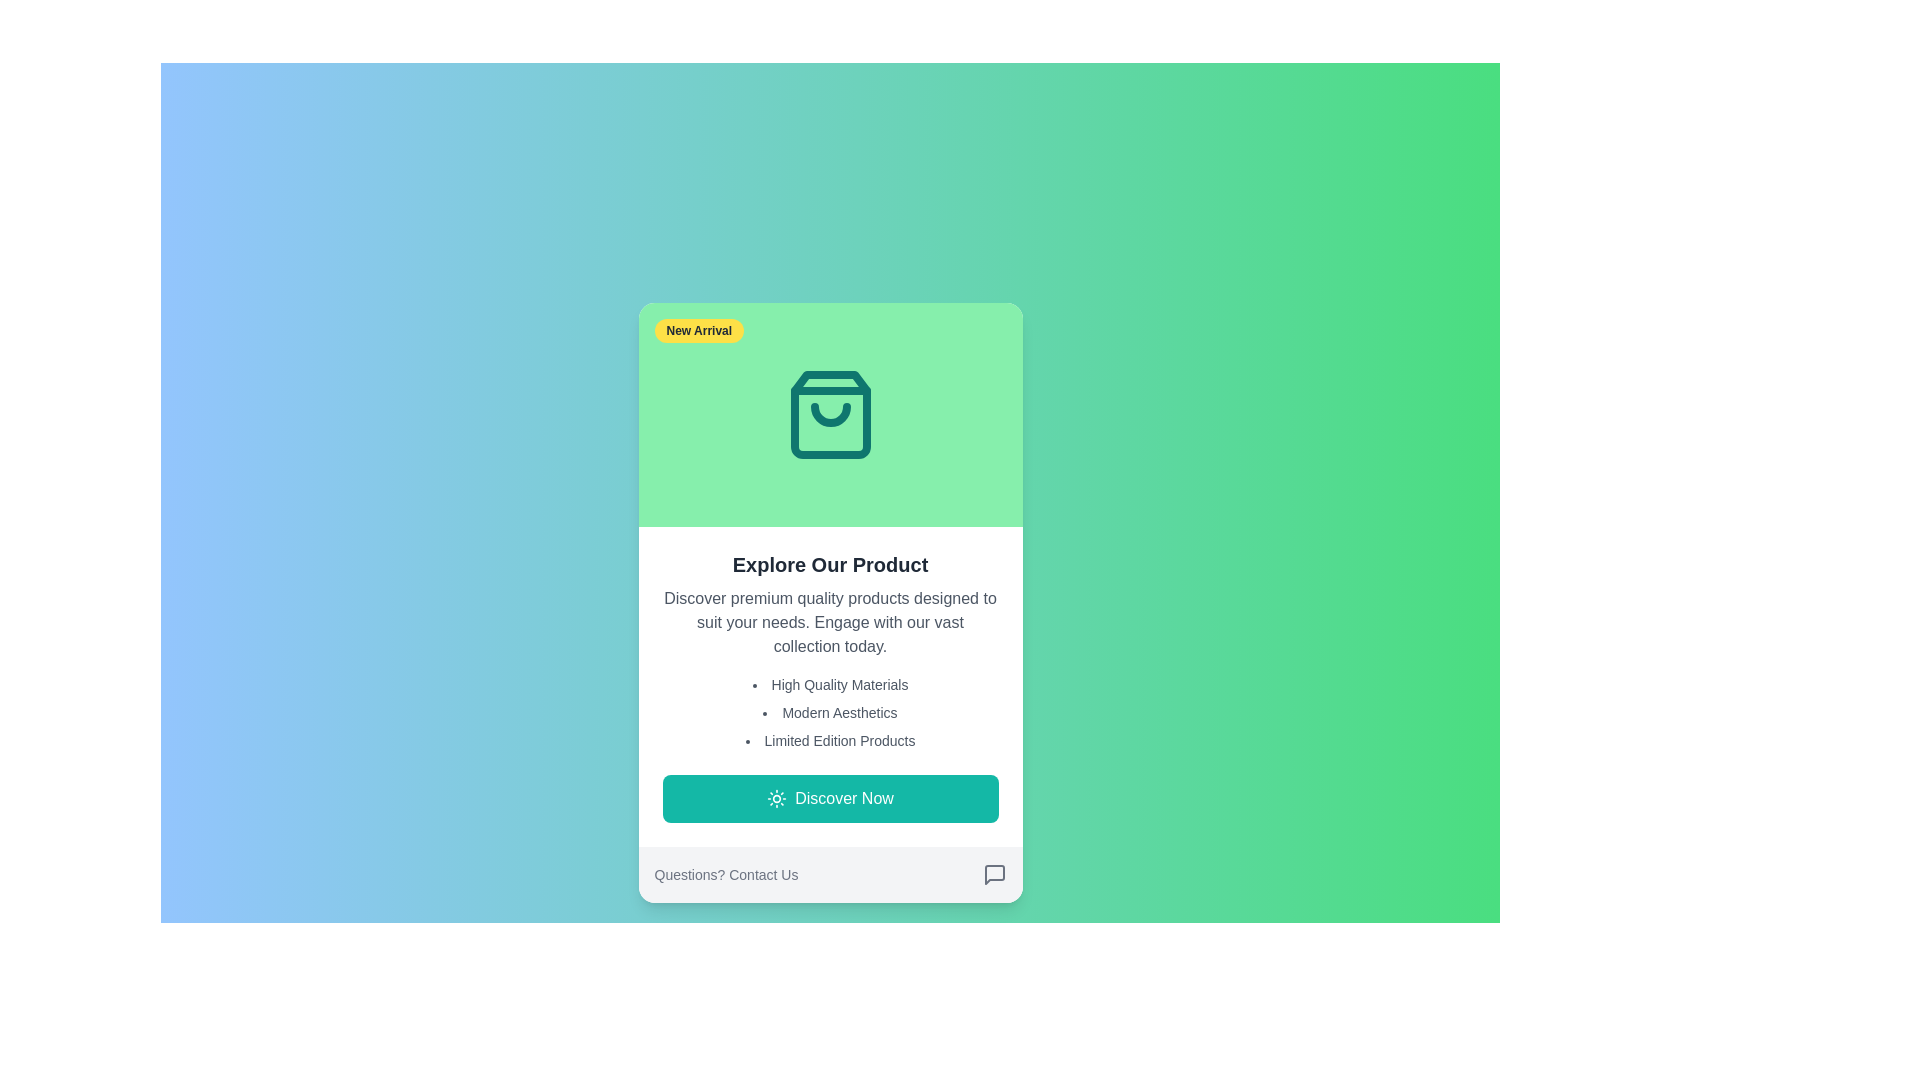 Image resolution: width=1920 pixels, height=1080 pixels. What do you see at coordinates (830, 740) in the screenshot?
I see `the third bullet point text label under the 'Explore Our Product' section, which conveys key features of the product` at bounding box center [830, 740].